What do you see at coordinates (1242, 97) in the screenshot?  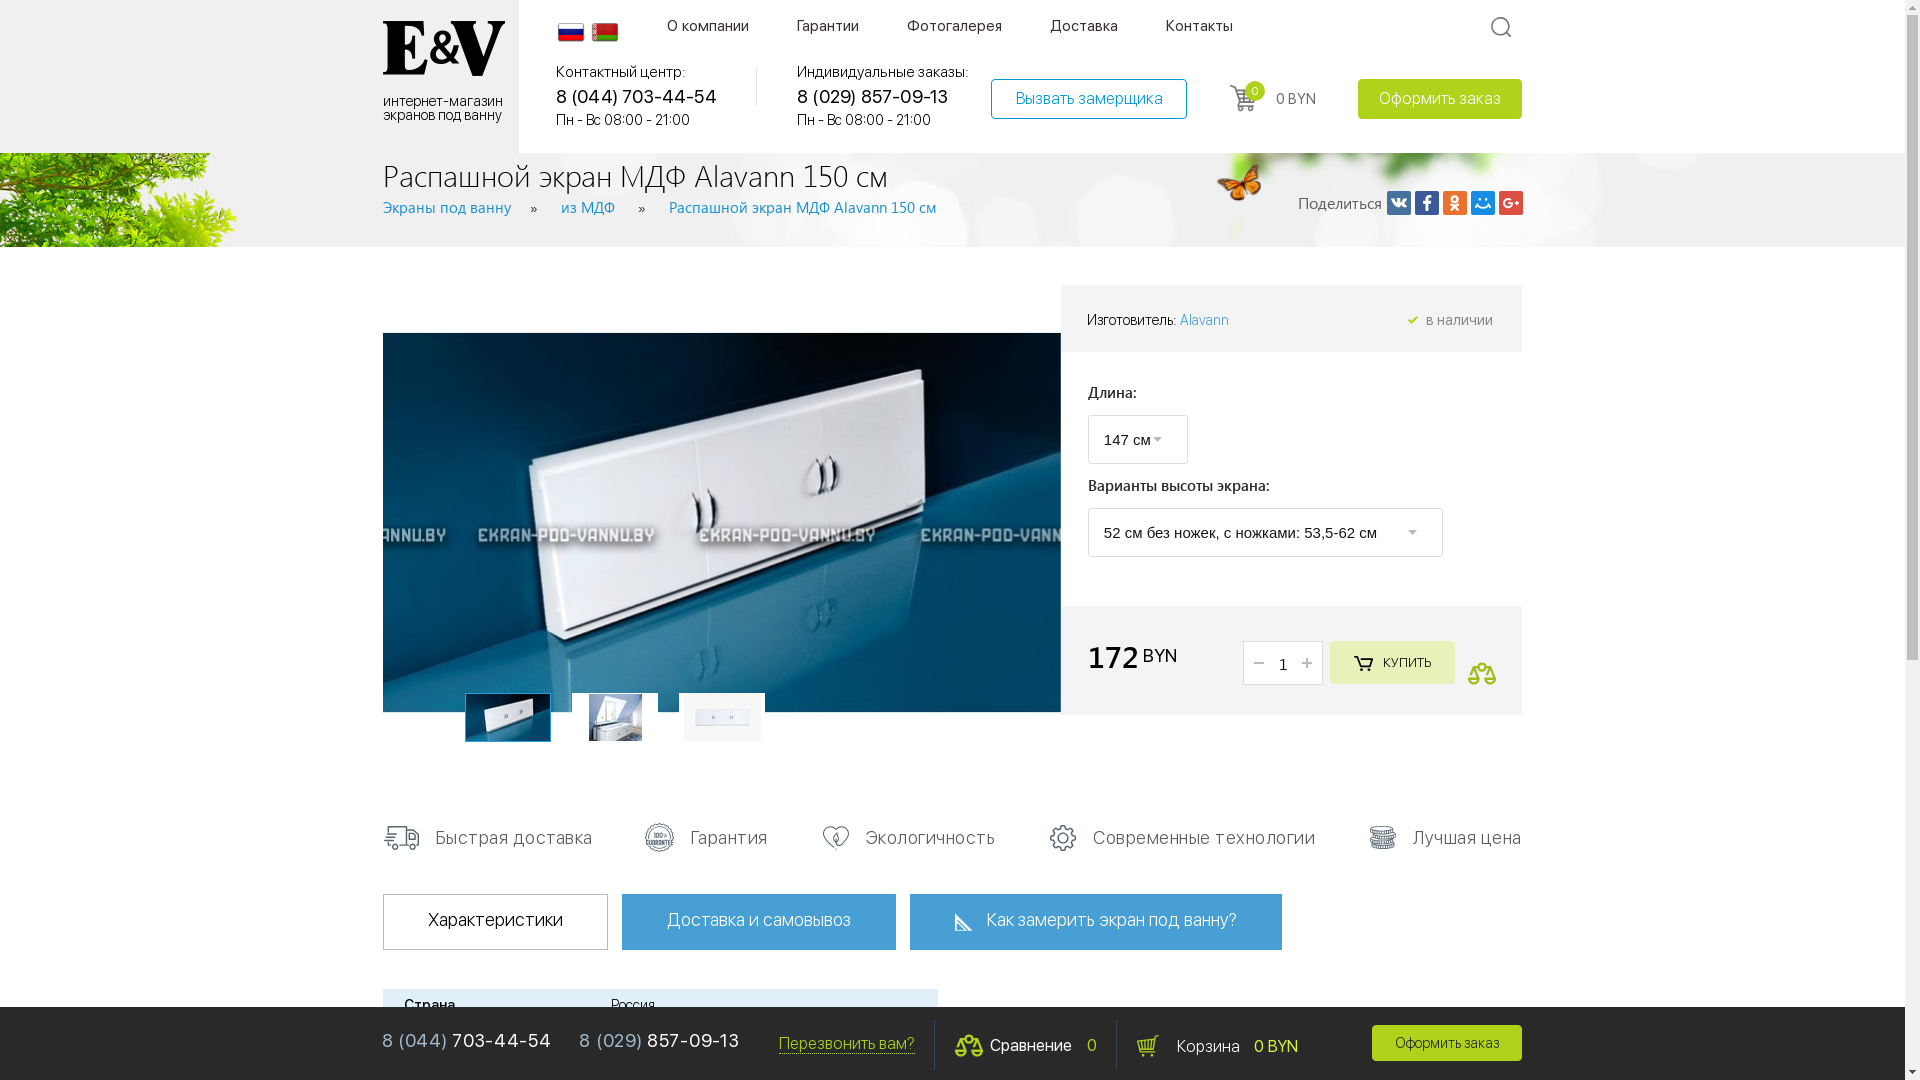 I see `'0'` at bounding box center [1242, 97].